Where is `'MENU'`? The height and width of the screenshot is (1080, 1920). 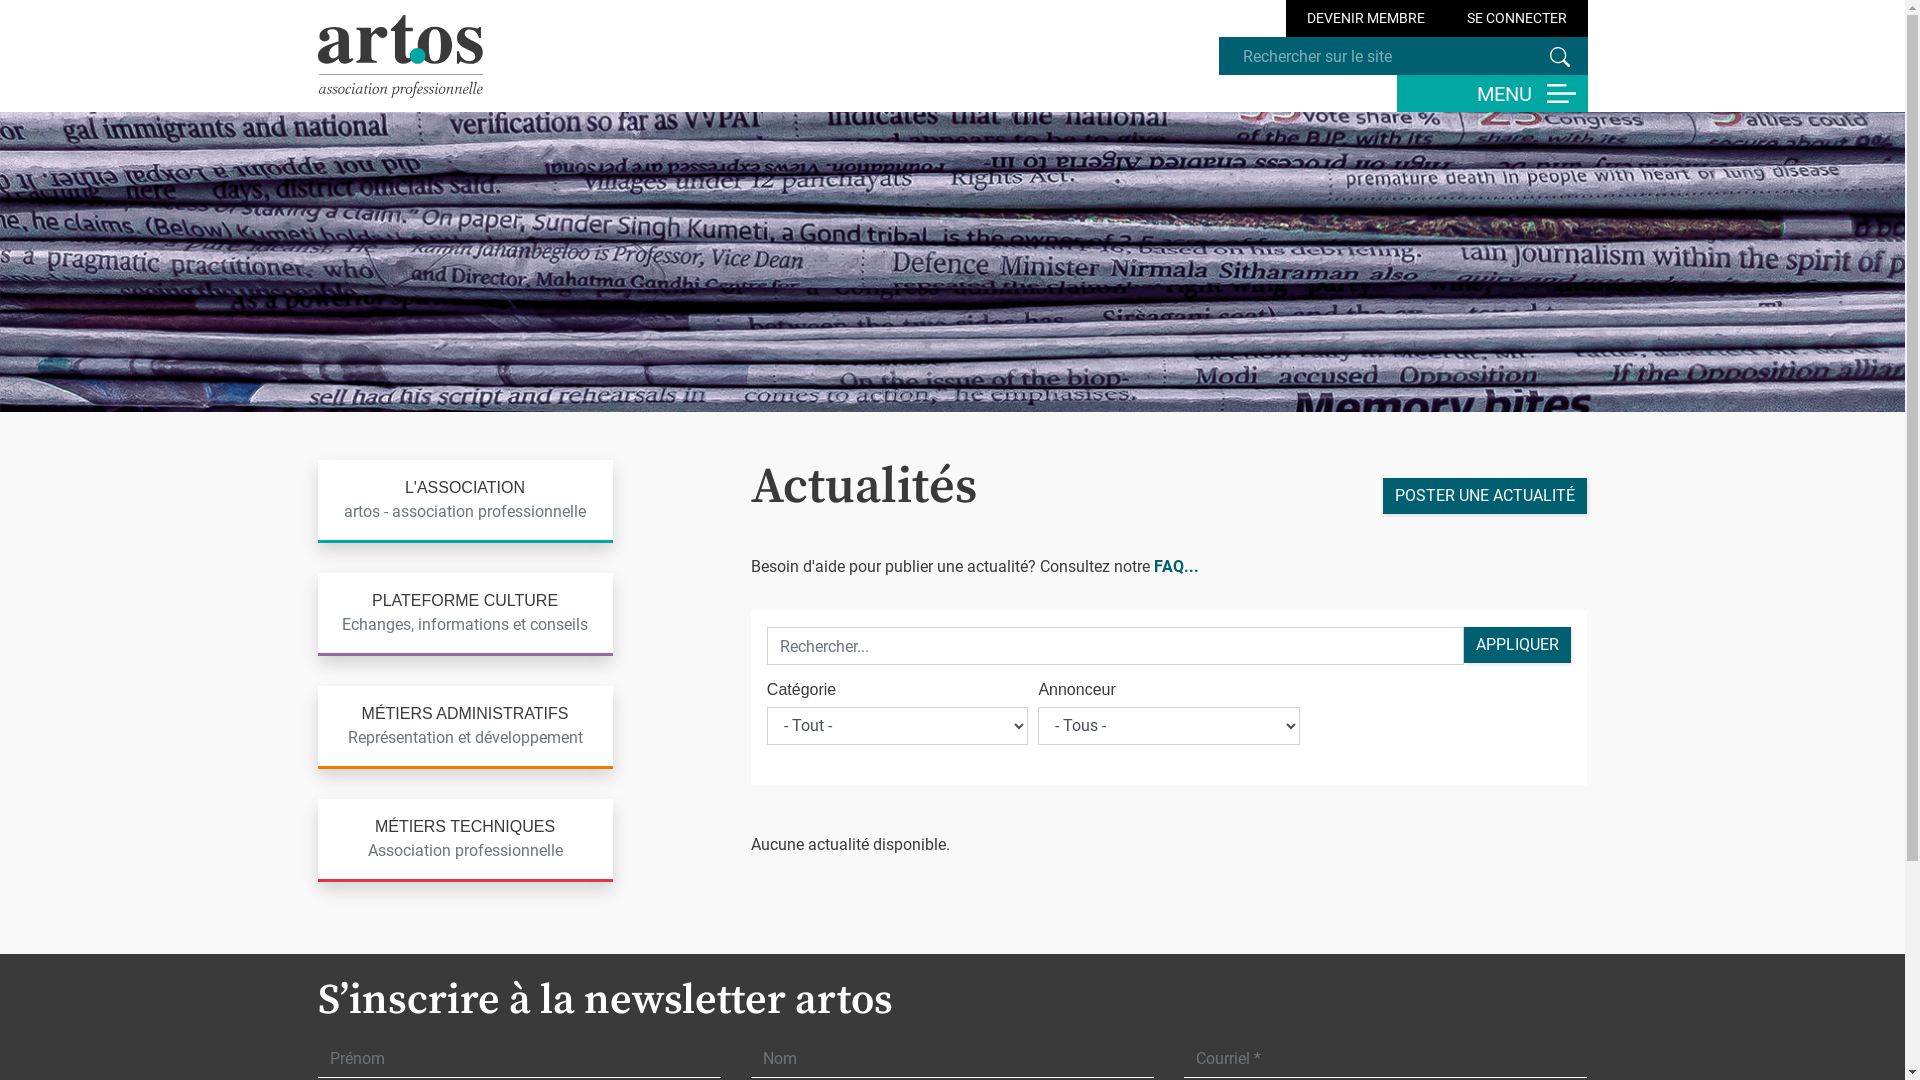
'MENU' is located at coordinates (1491, 93).